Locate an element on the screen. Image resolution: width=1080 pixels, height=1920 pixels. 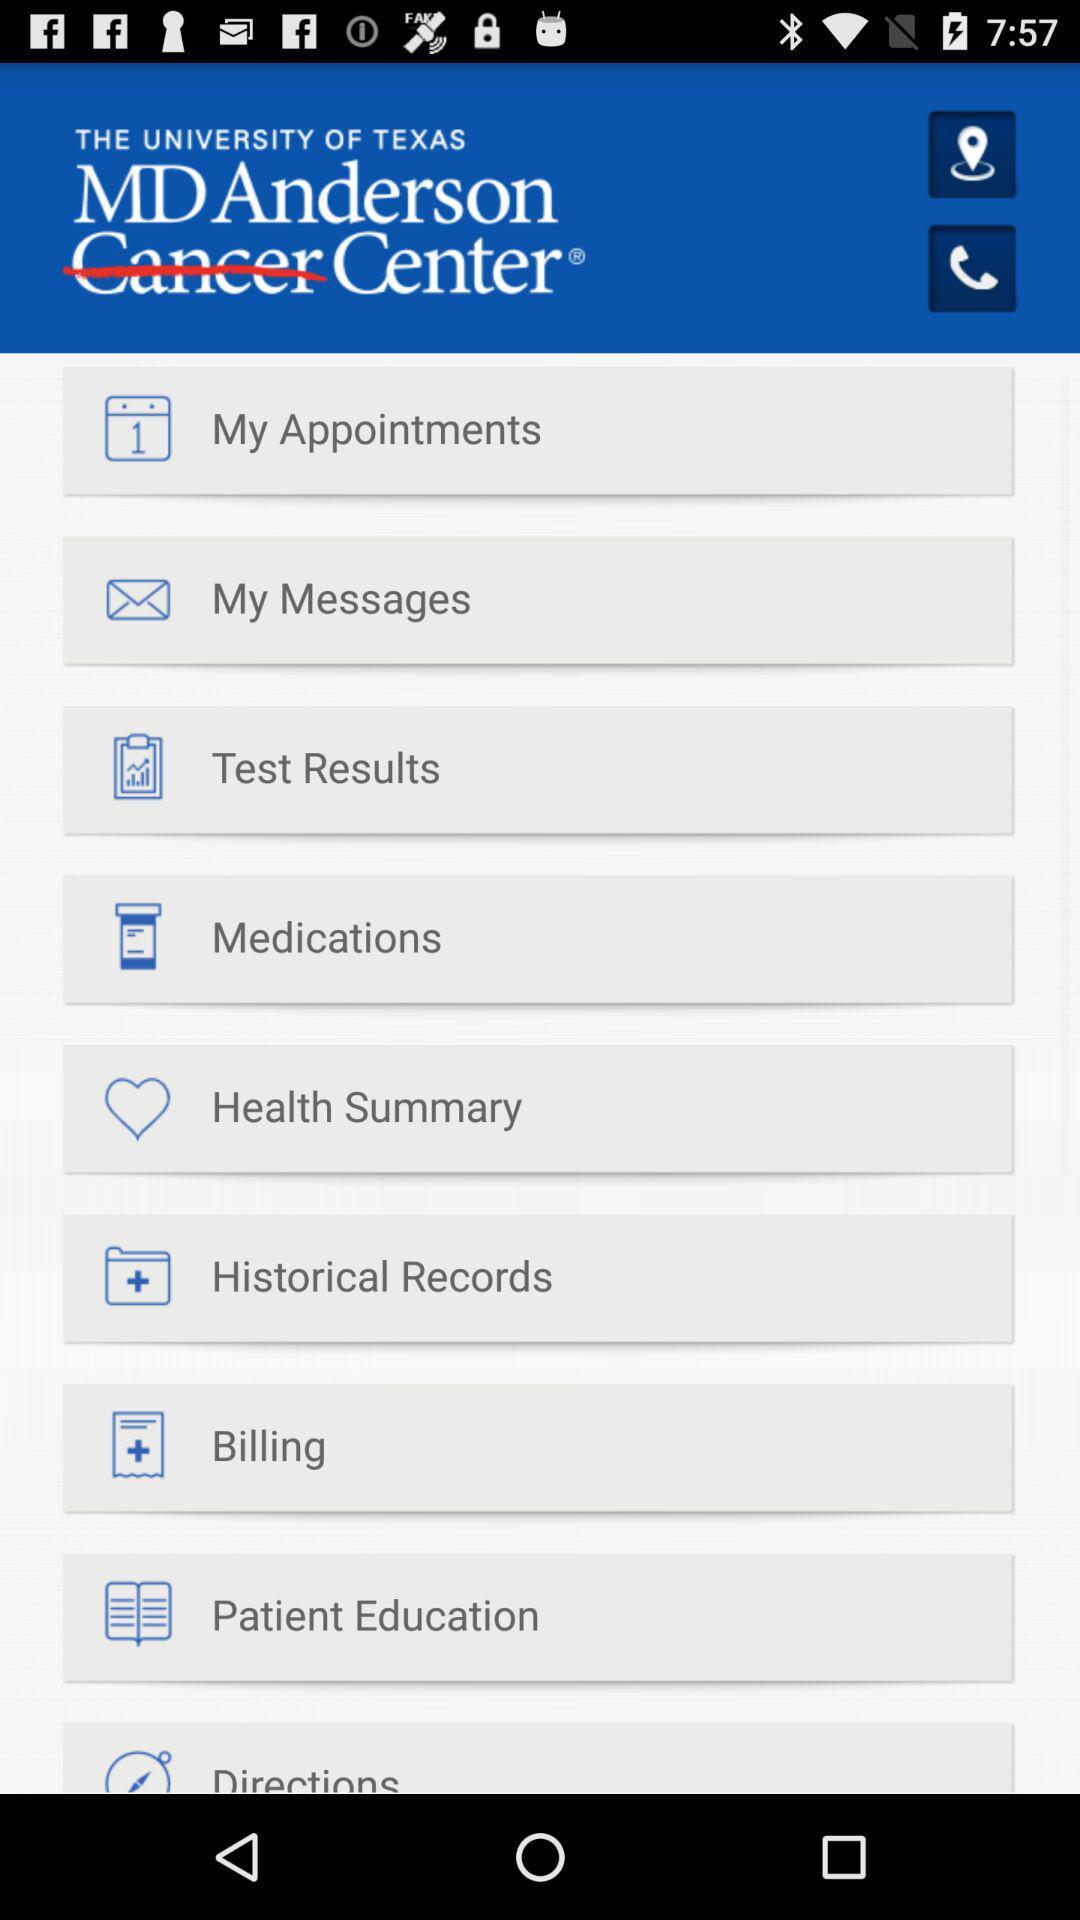
my appointments item is located at coordinates (302, 437).